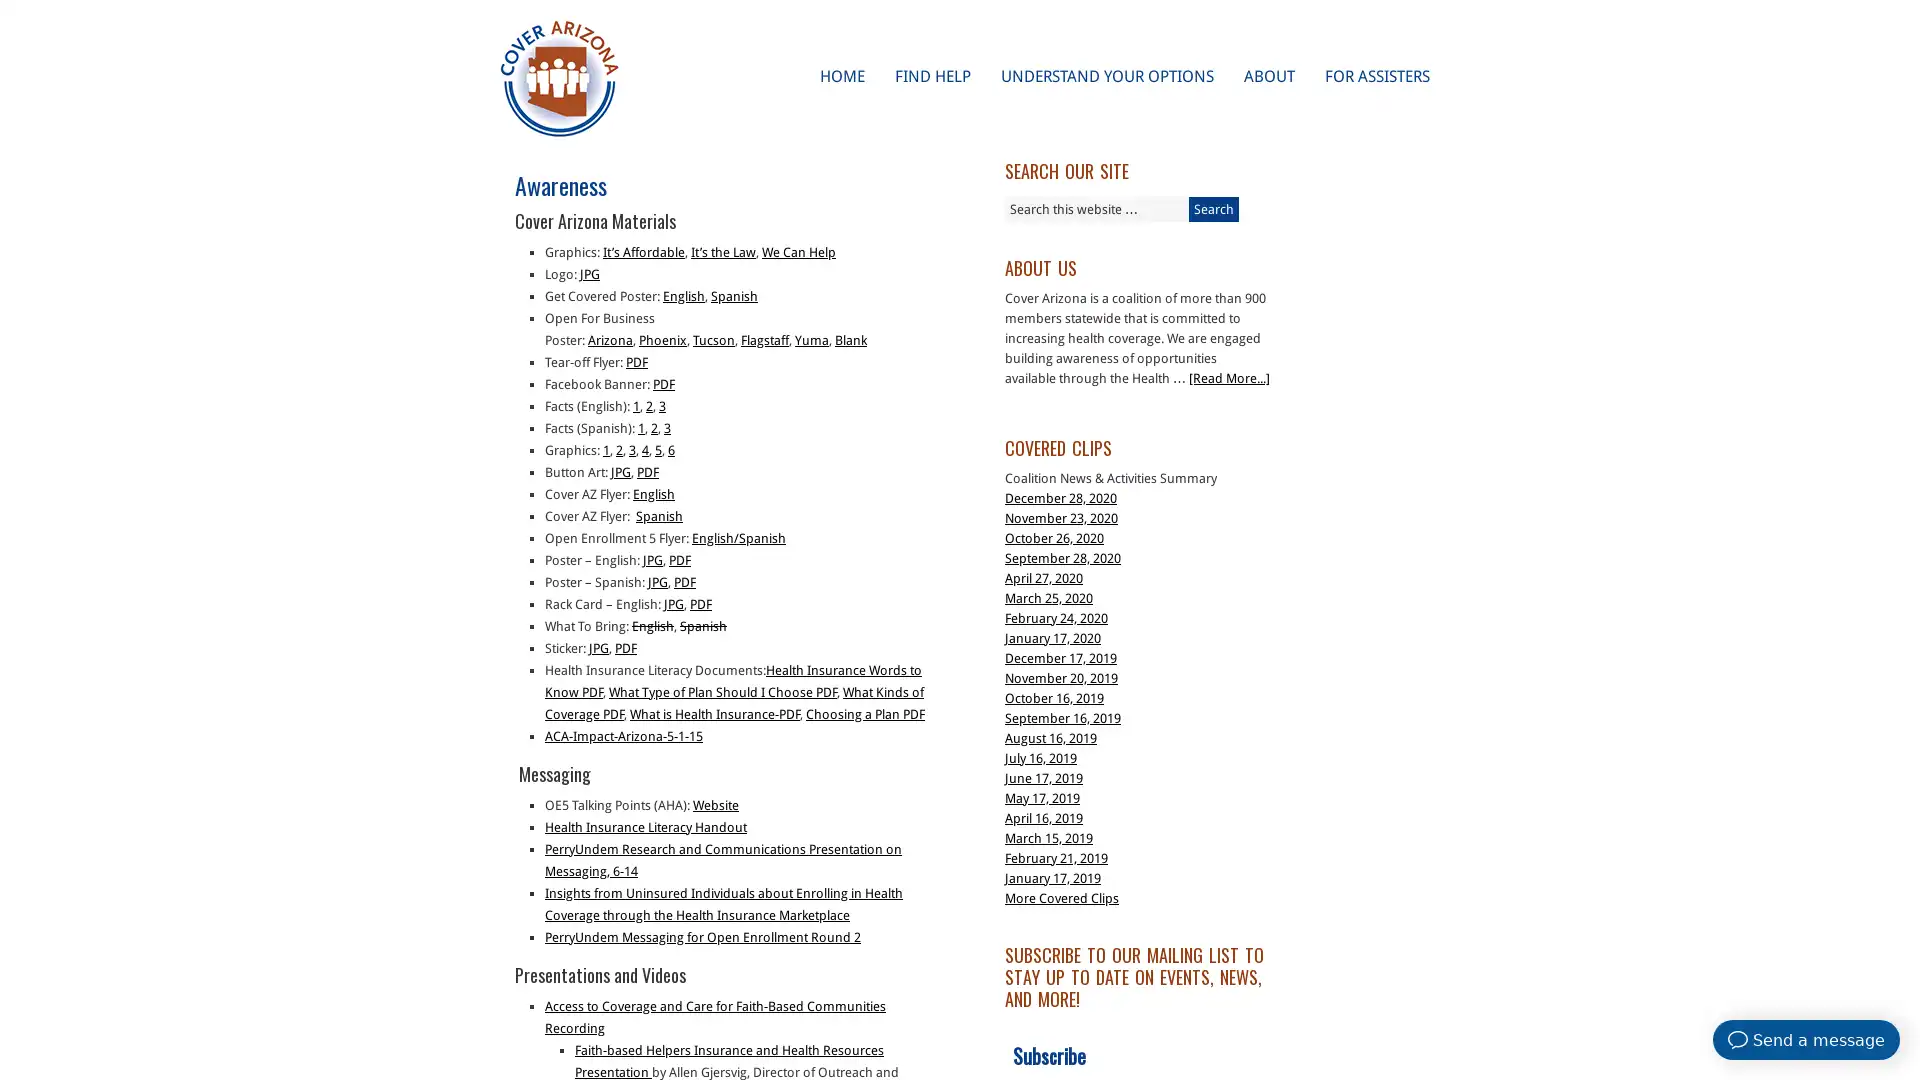 The width and height of the screenshot is (1920, 1080). What do you see at coordinates (1213, 209) in the screenshot?
I see `Search` at bounding box center [1213, 209].